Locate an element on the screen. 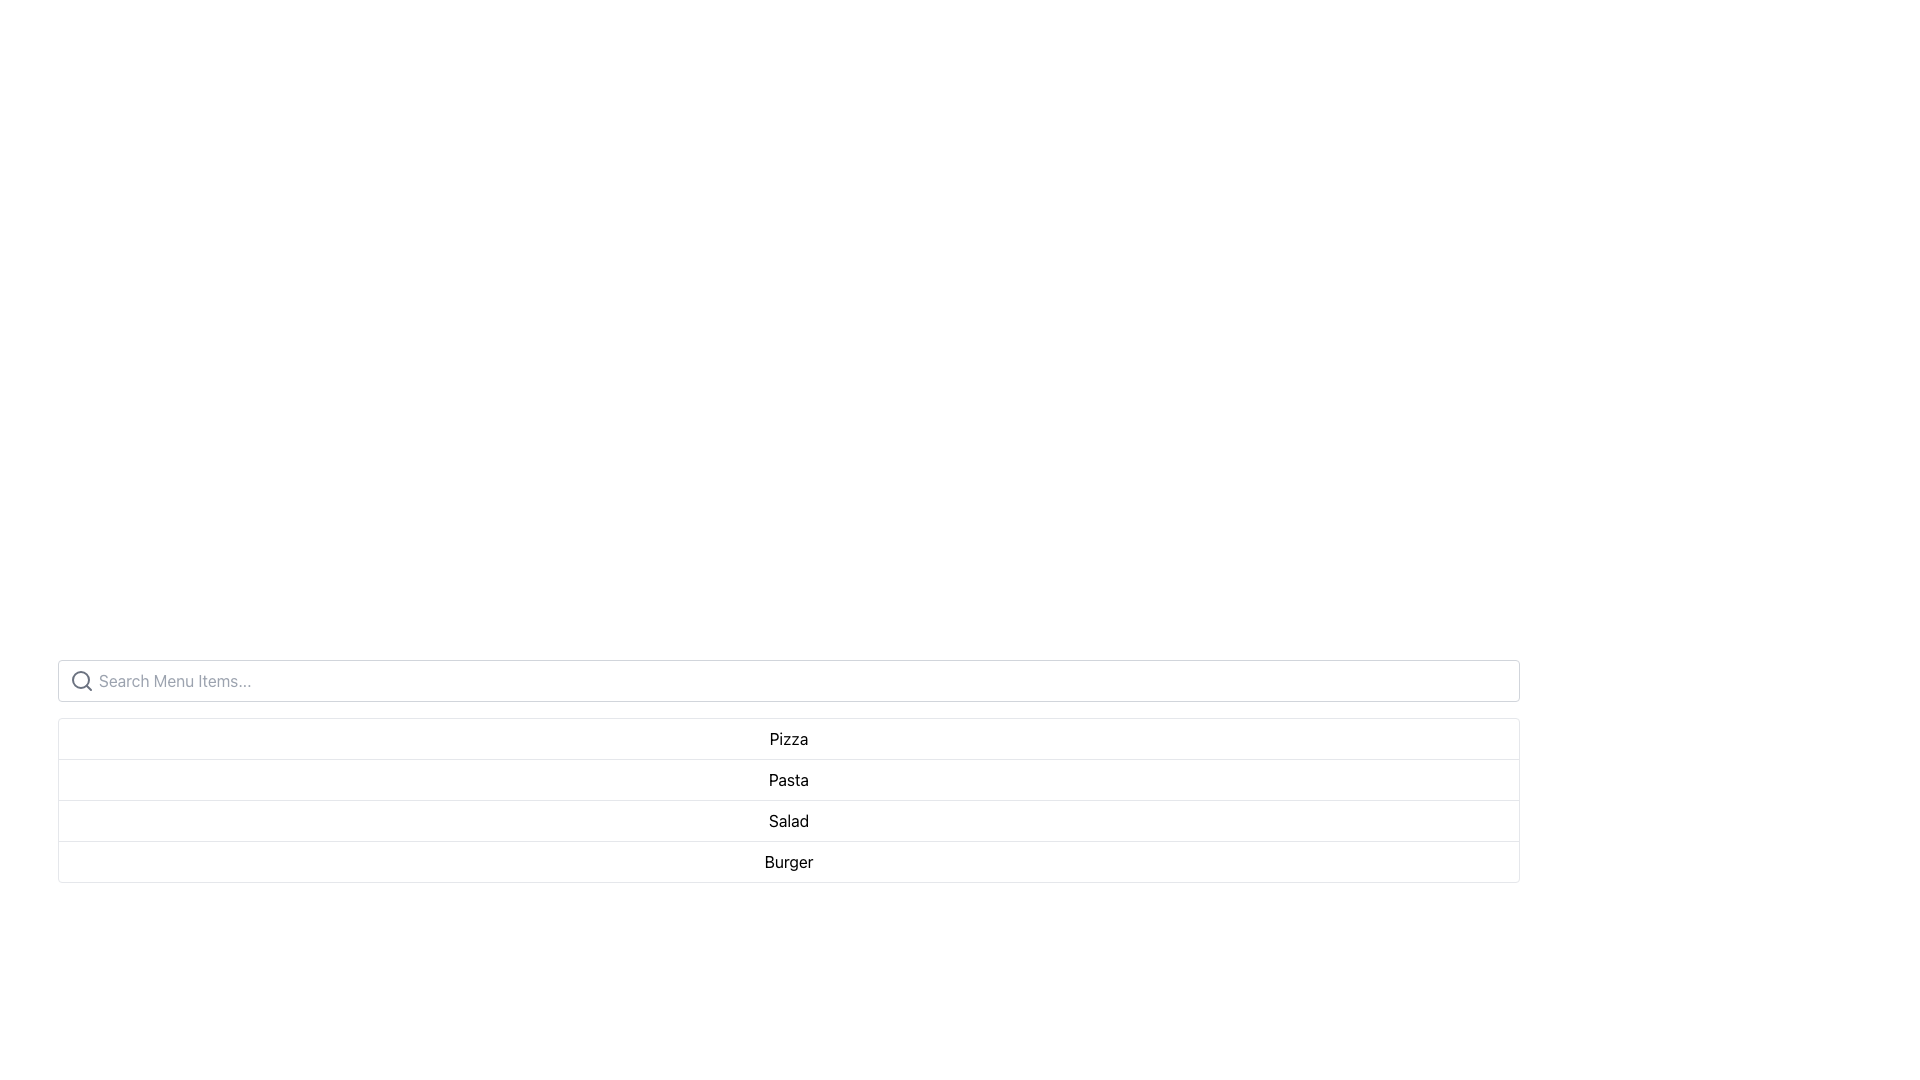 The width and height of the screenshot is (1920, 1080). the text item displaying the word 'Pizza', which is the first in a list of four items, located below the search bar and above the 'Pasta' item is located at coordinates (787, 739).